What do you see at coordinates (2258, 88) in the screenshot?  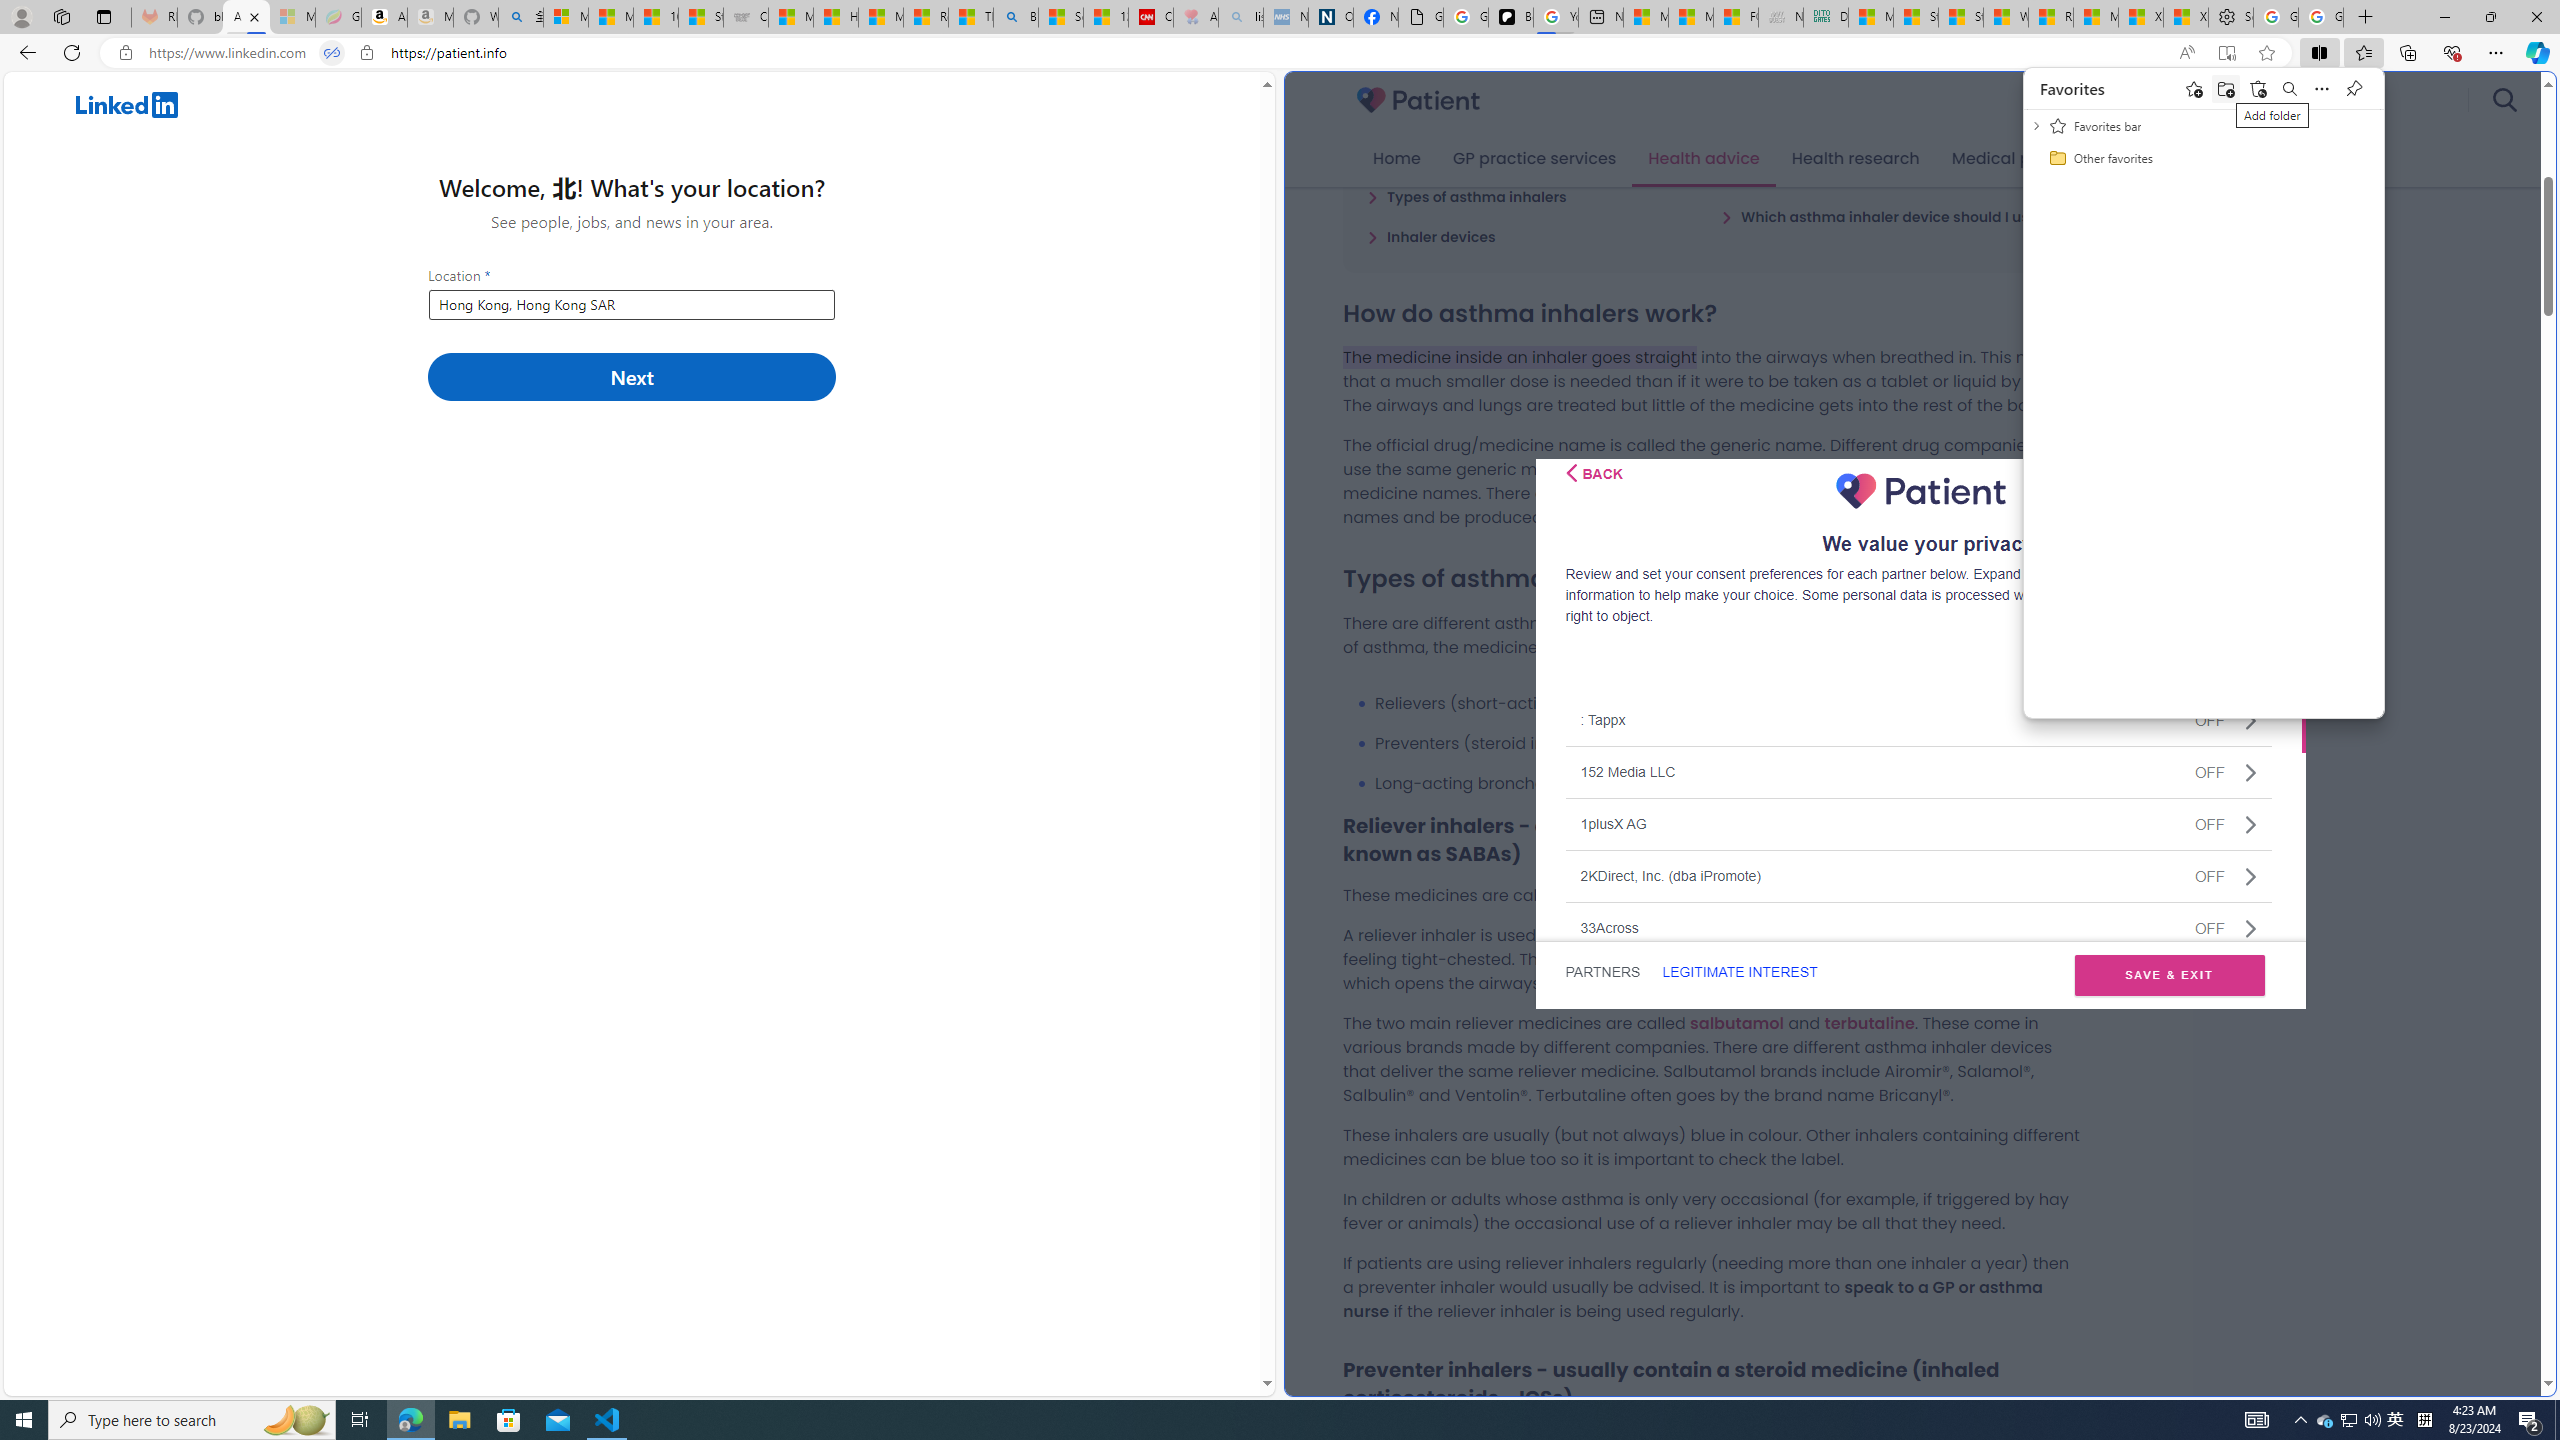 I see `'Restore deleted favorites'` at bounding box center [2258, 88].